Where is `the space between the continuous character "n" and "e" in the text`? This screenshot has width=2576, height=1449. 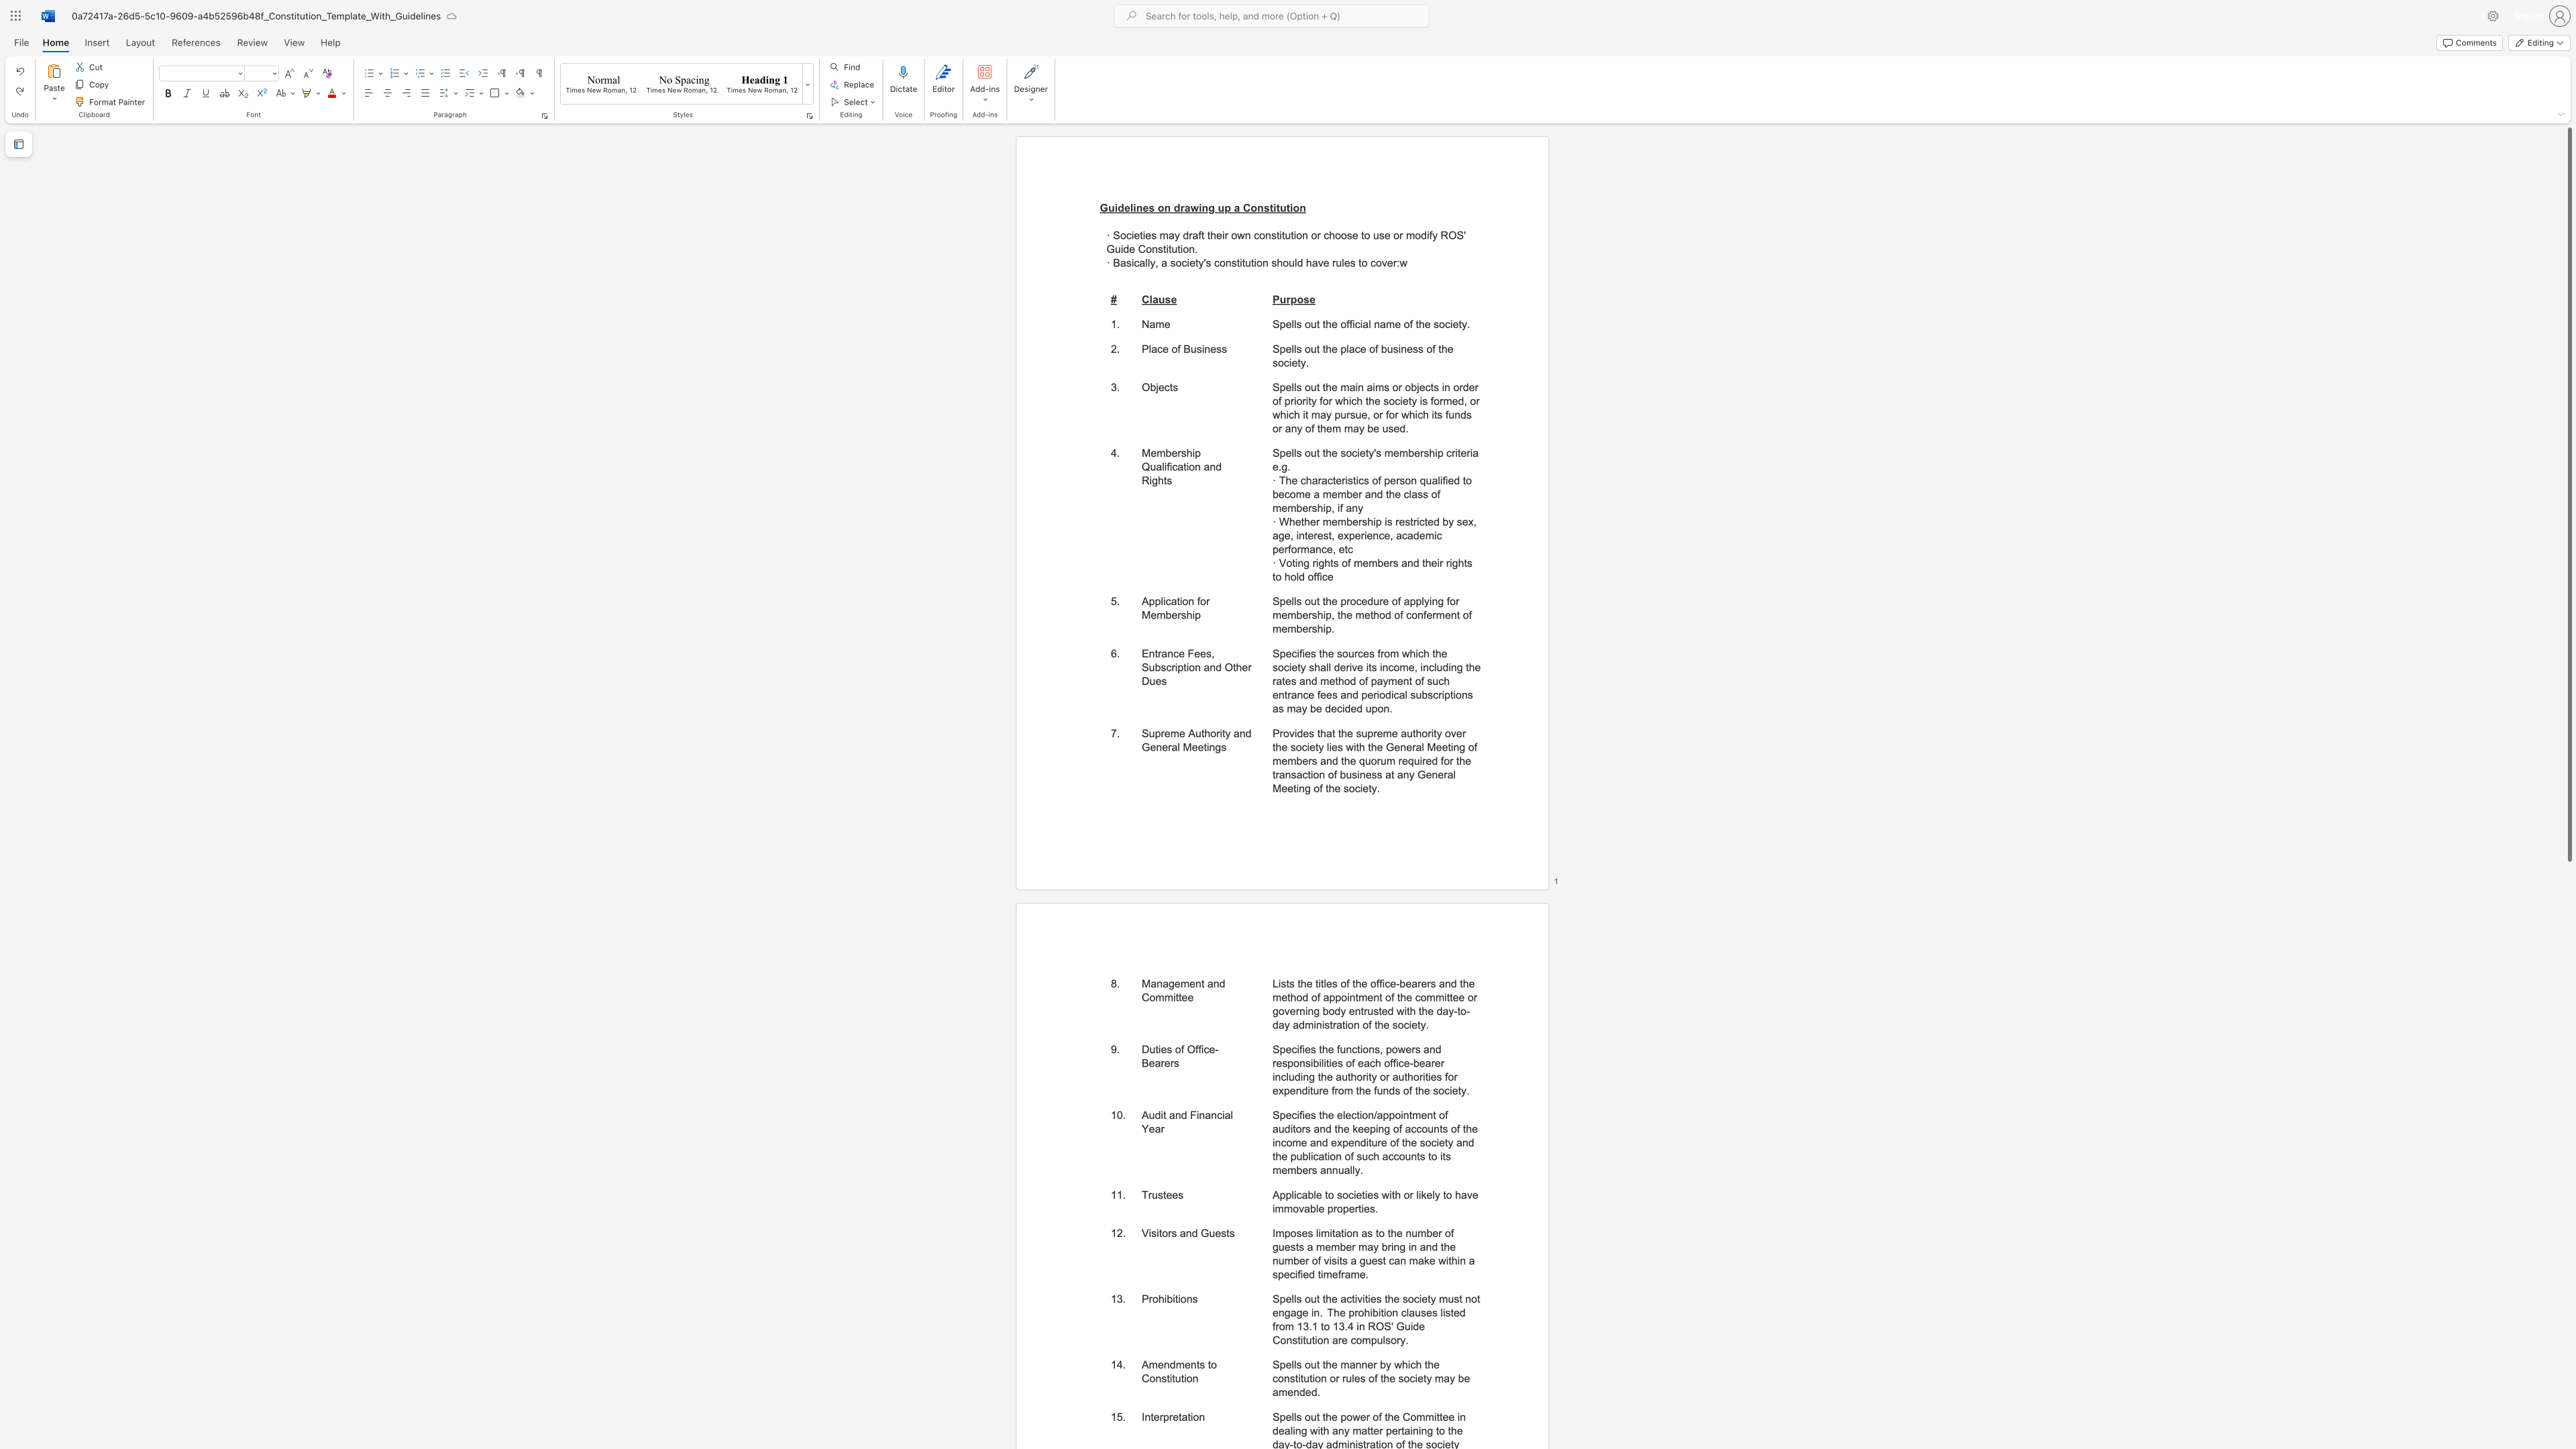 the space between the continuous character "n" and "e" in the text is located at coordinates (1141, 207).